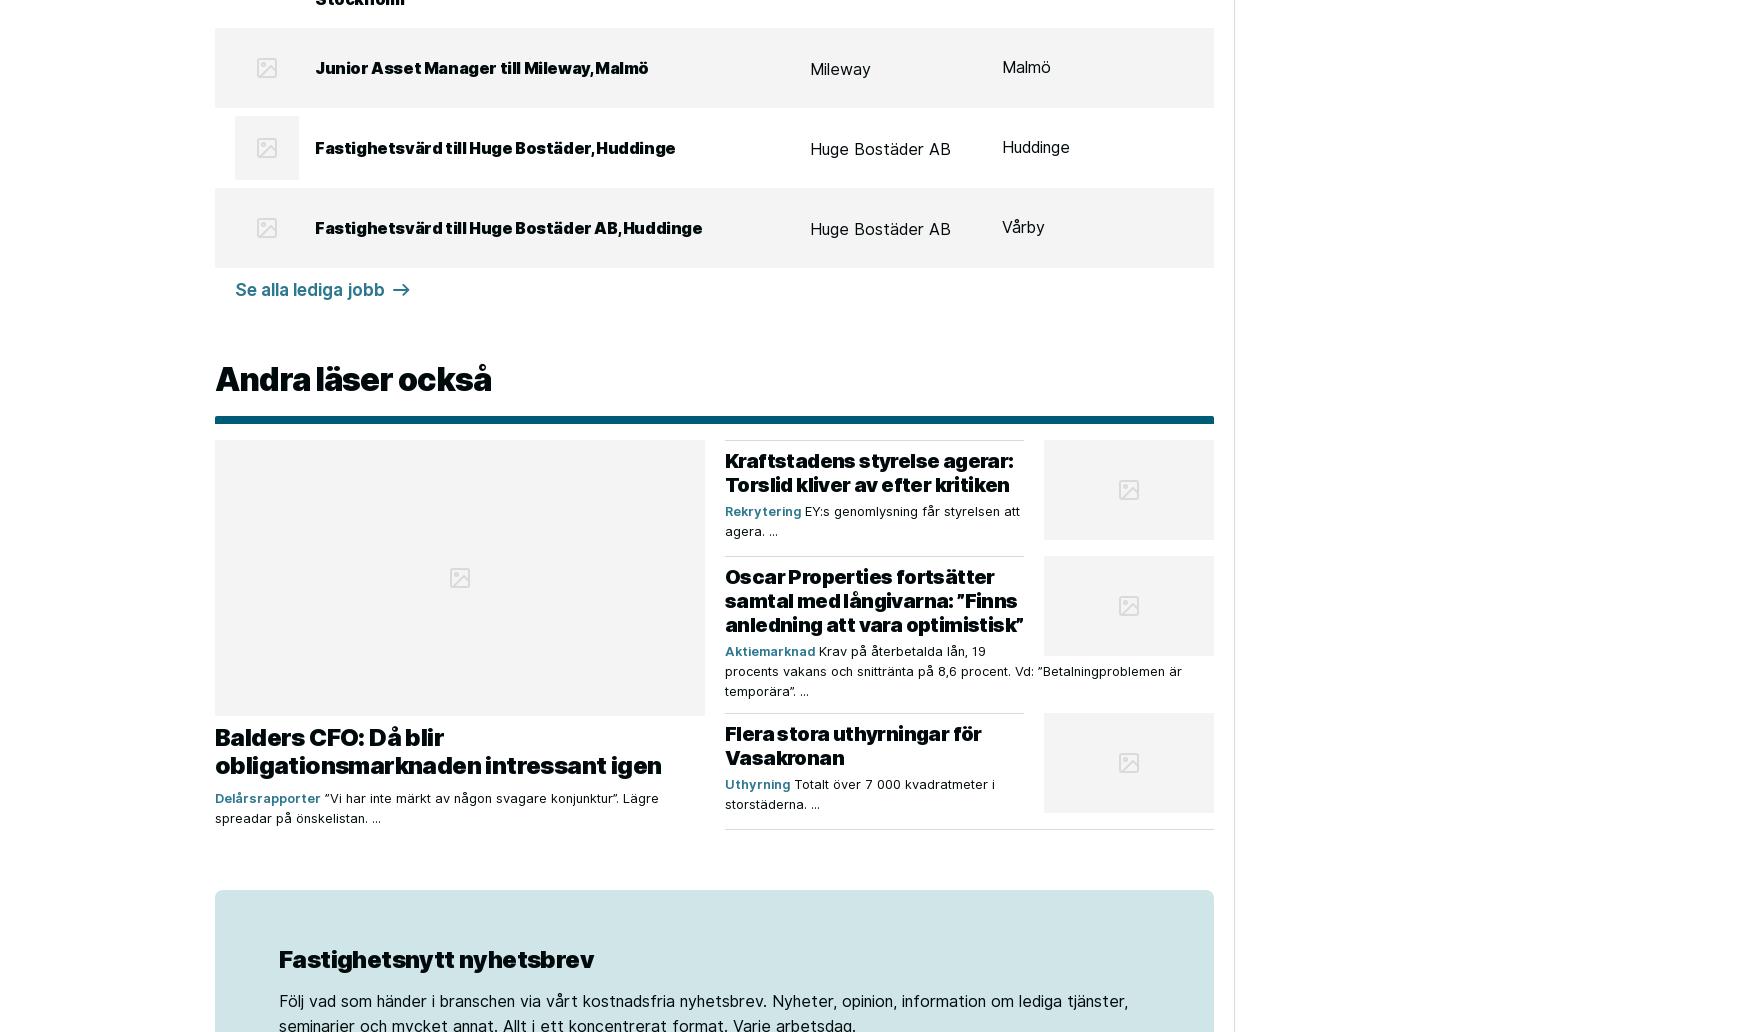 This screenshot has height=1032, width=1750. What do you see at coordinates (266, 798) in the screenshot?
I see `'Delårsrapporter'` at bounding box center [266, 798].